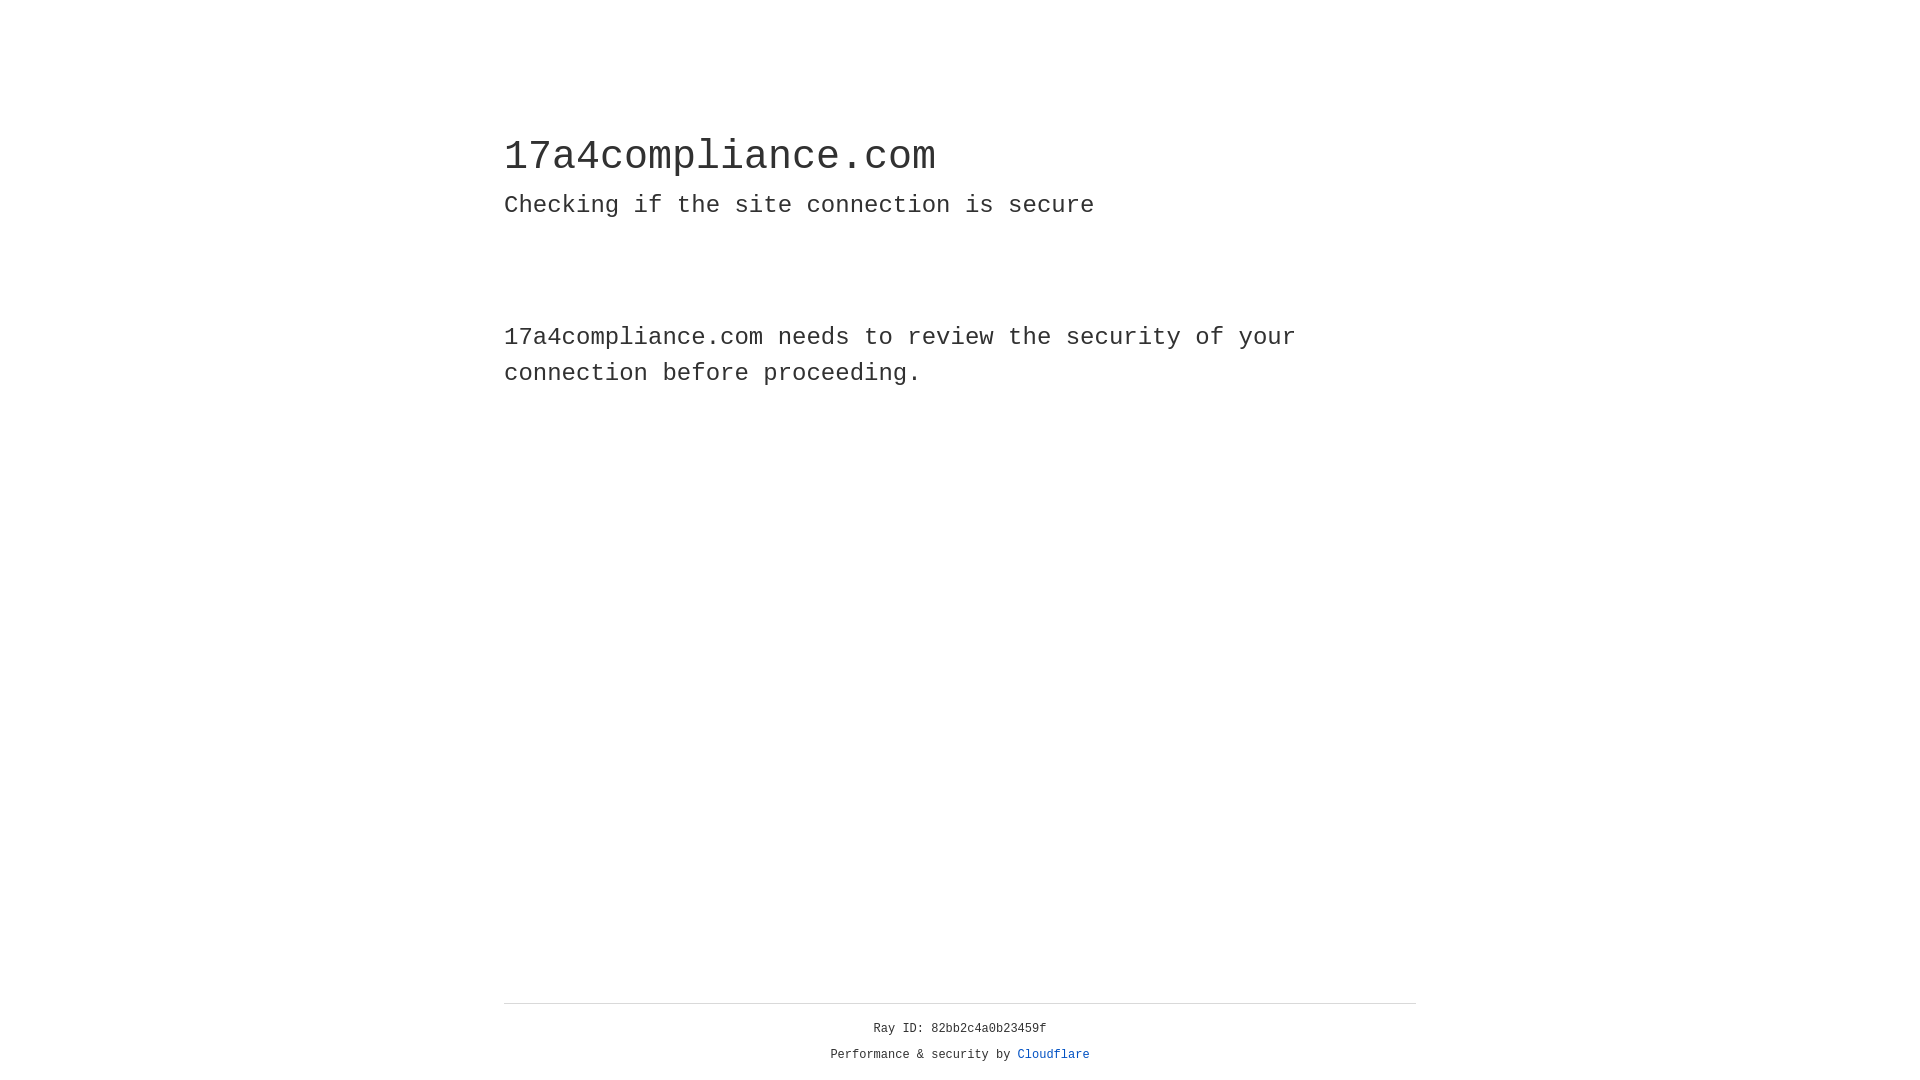  I want to click on 'Cloudflare', so click(1053, 1054).